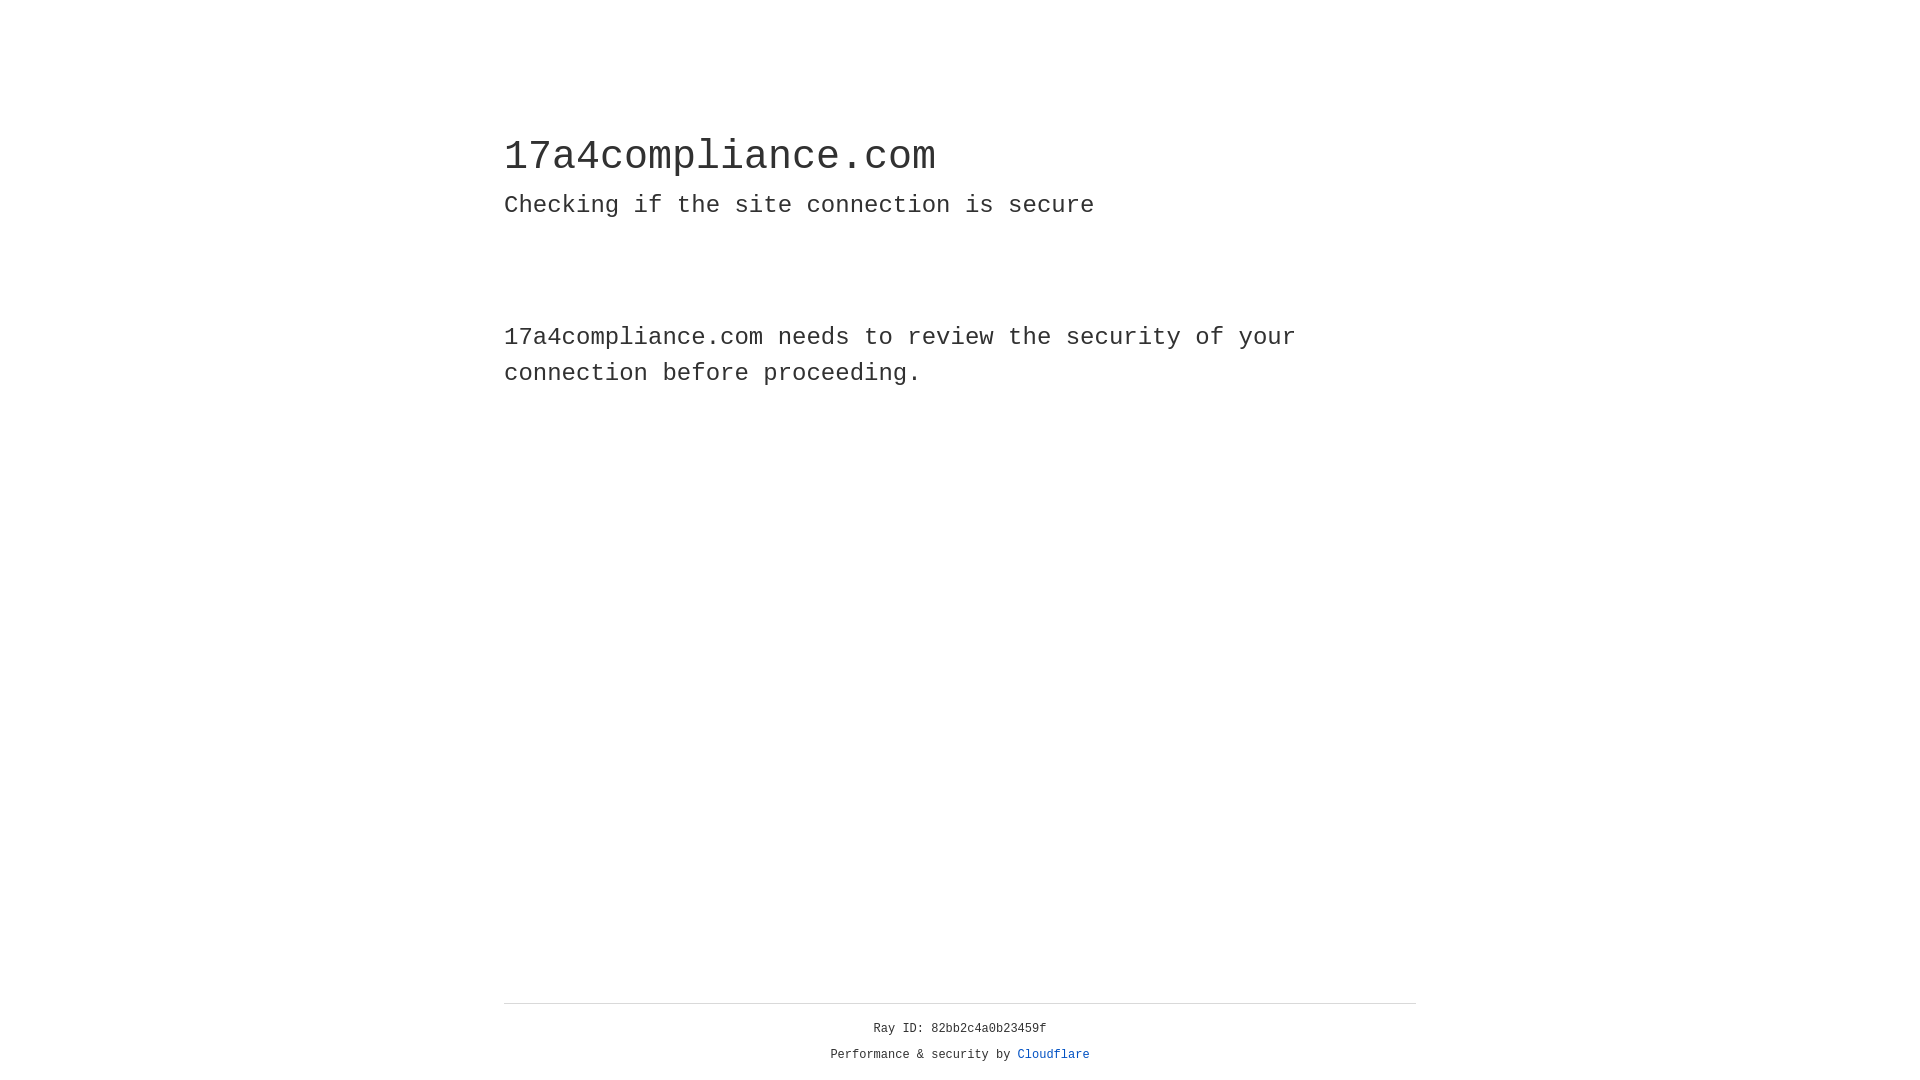  I want to click on 'Cloudflare', so click(1053, 1054).